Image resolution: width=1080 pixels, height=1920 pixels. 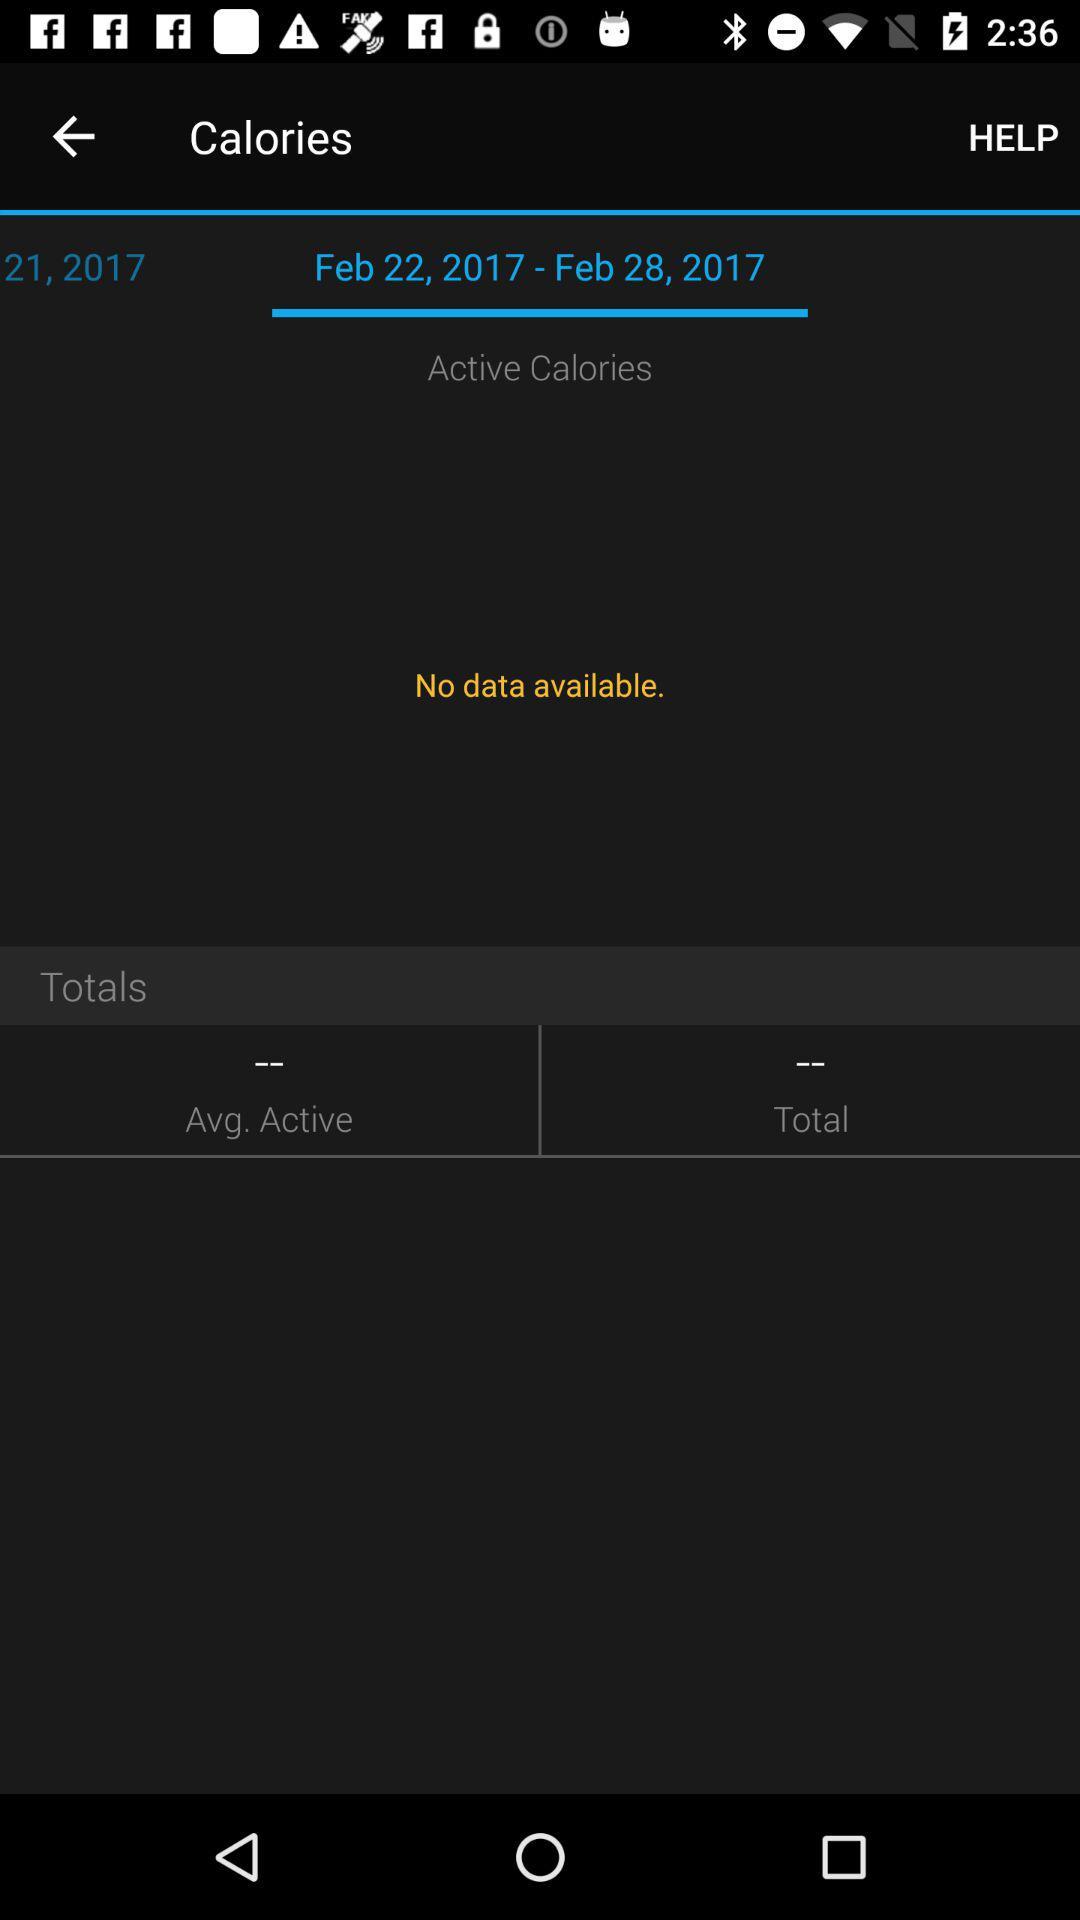 What do you see at coordinates (72, 135) in the screenshot?
I see `item to the left of calories icon` at bounding box center [72, 135].